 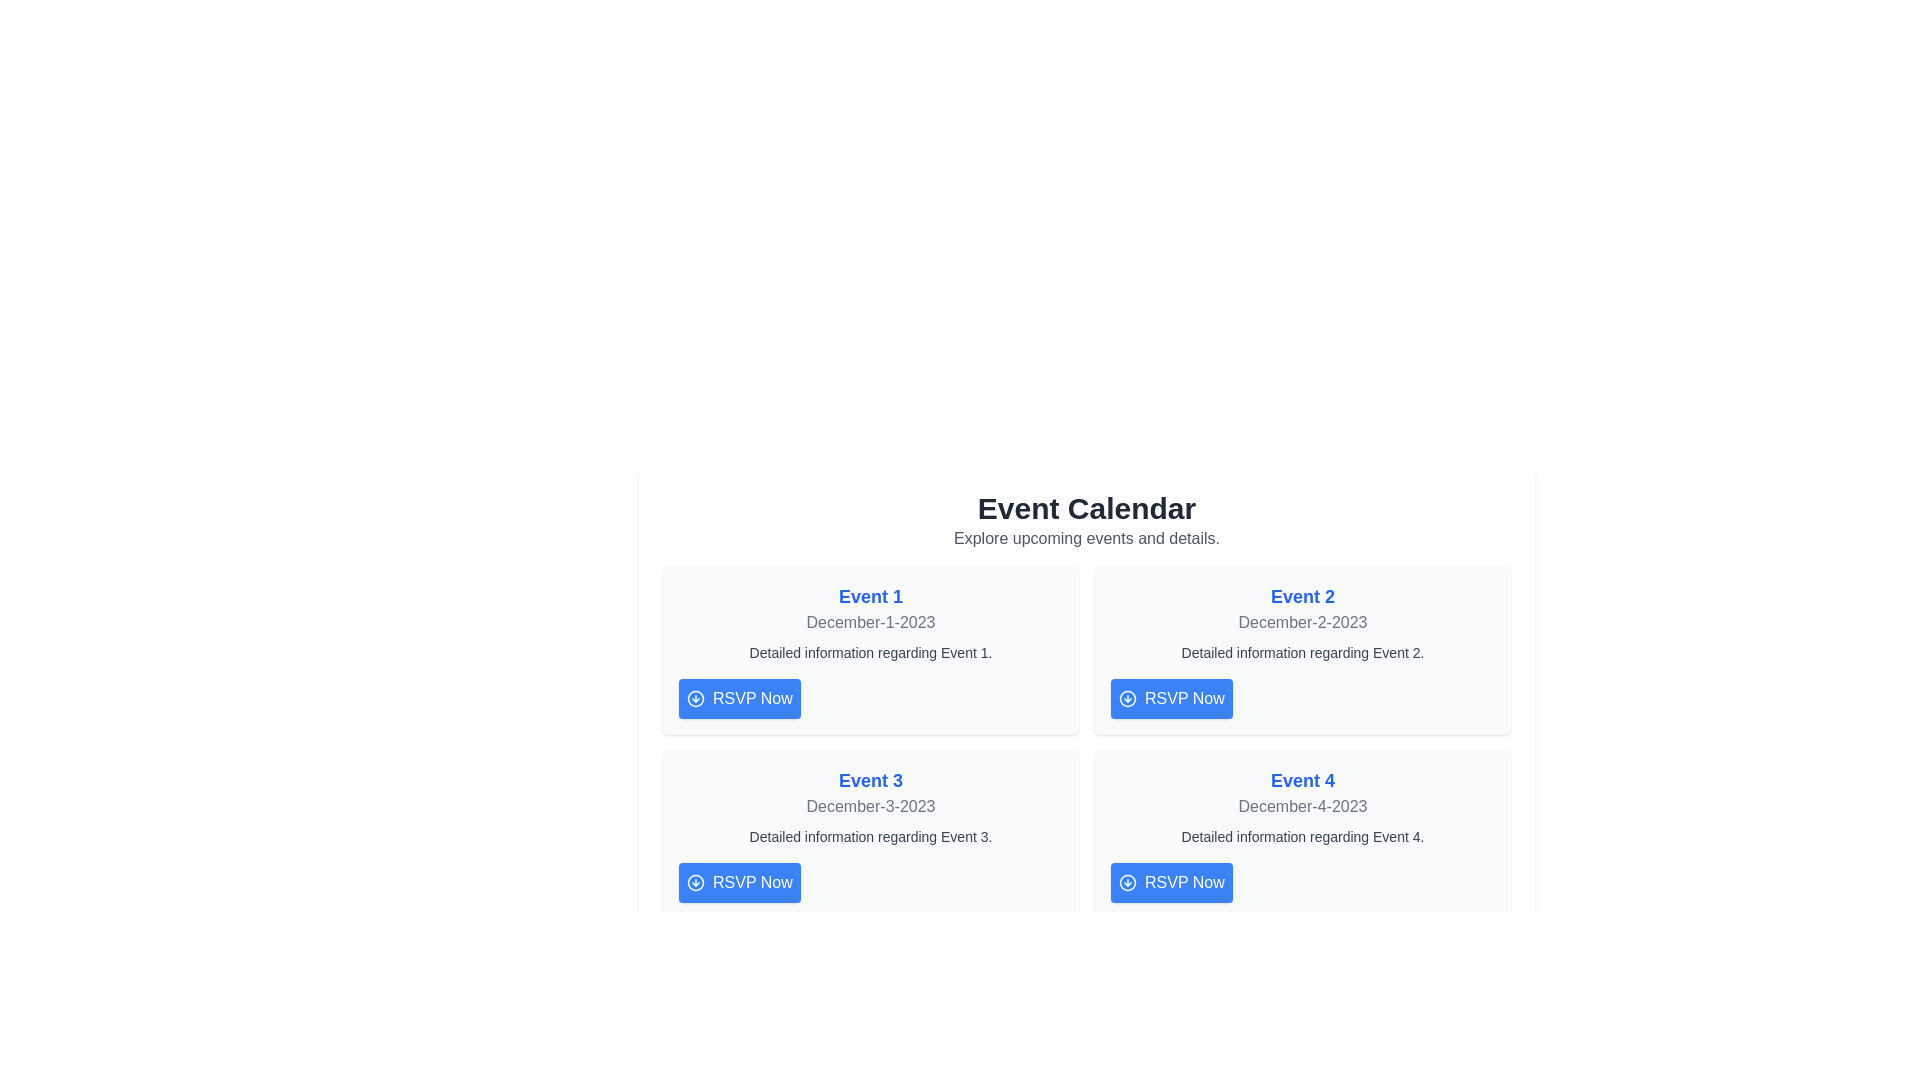 What do you see at coordinates (870, 805) in the screenshot?
I see `the Text Label displaying 'December-3-2023' in gray font, which is located in the second line of the event card labeled 'Event 3'` at bounding box center [870, 805].